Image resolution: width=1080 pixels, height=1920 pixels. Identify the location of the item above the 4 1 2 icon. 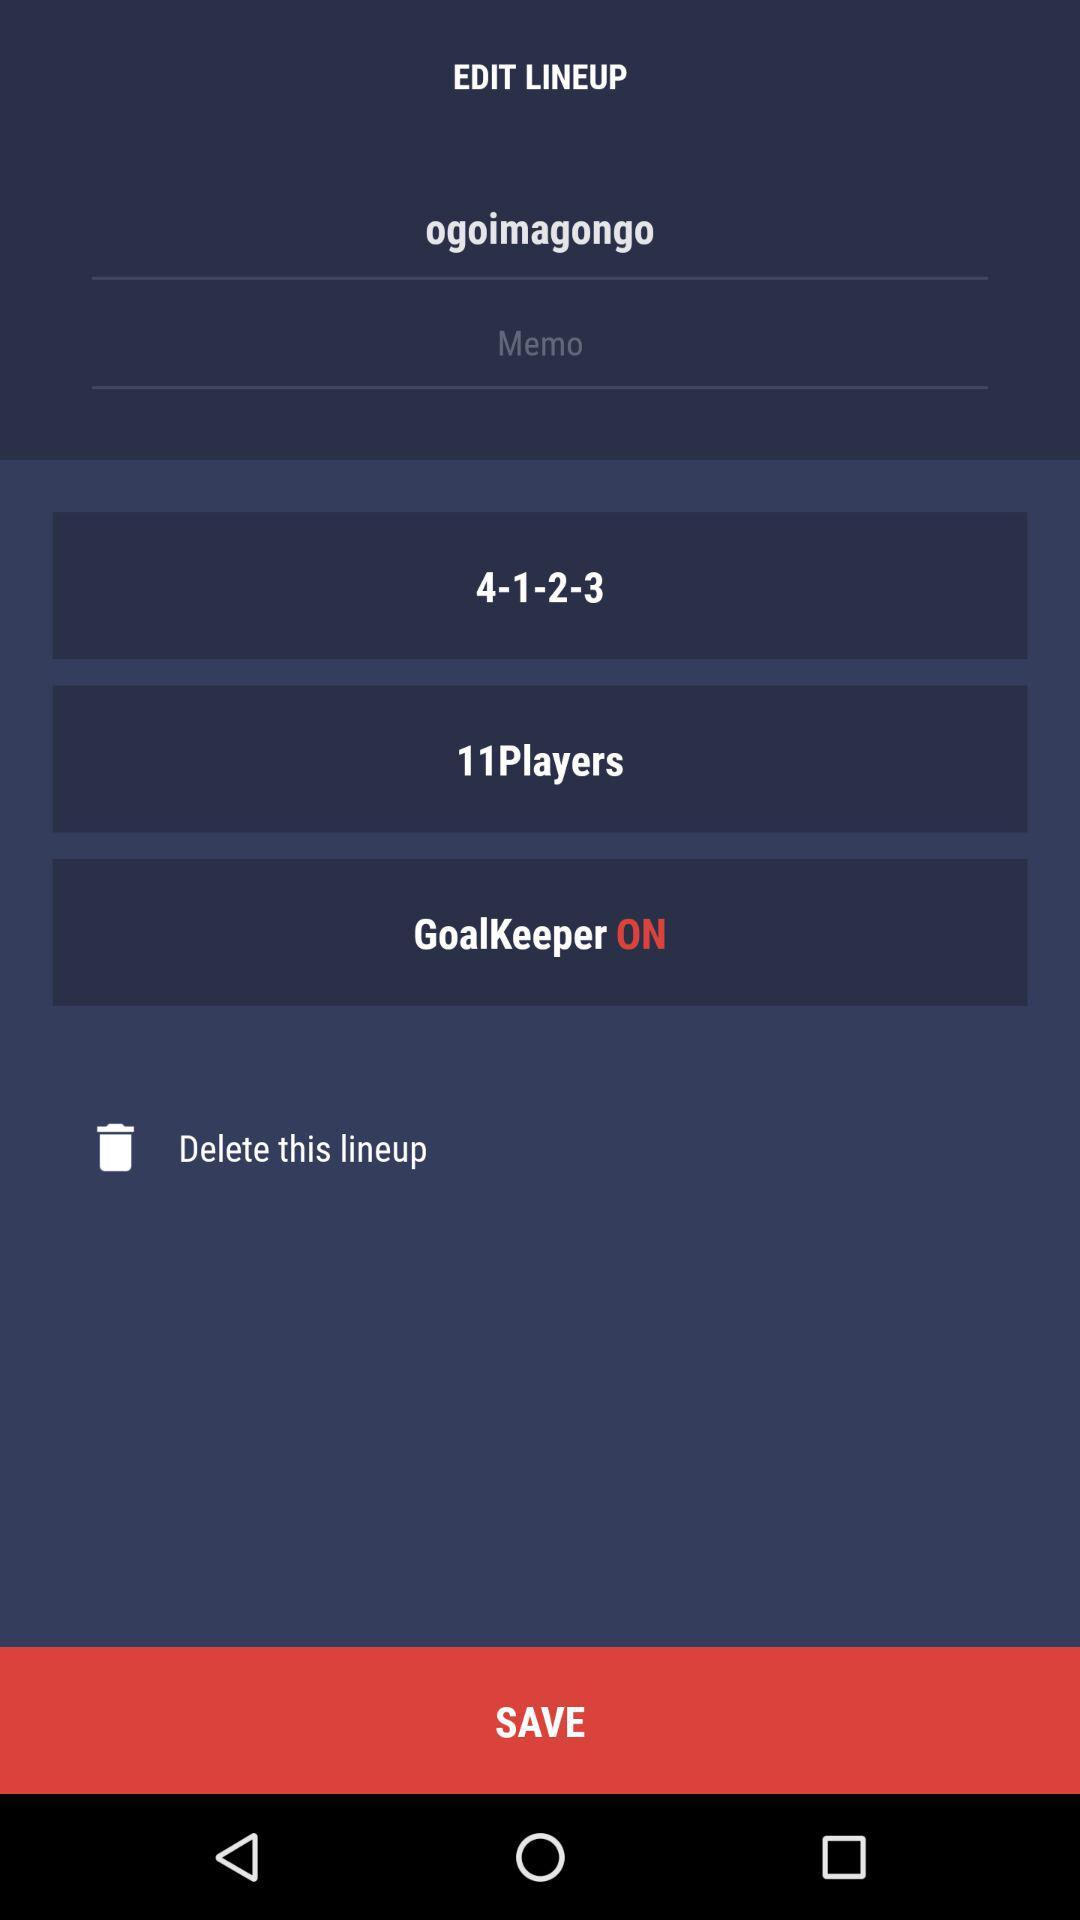
(540, 352).